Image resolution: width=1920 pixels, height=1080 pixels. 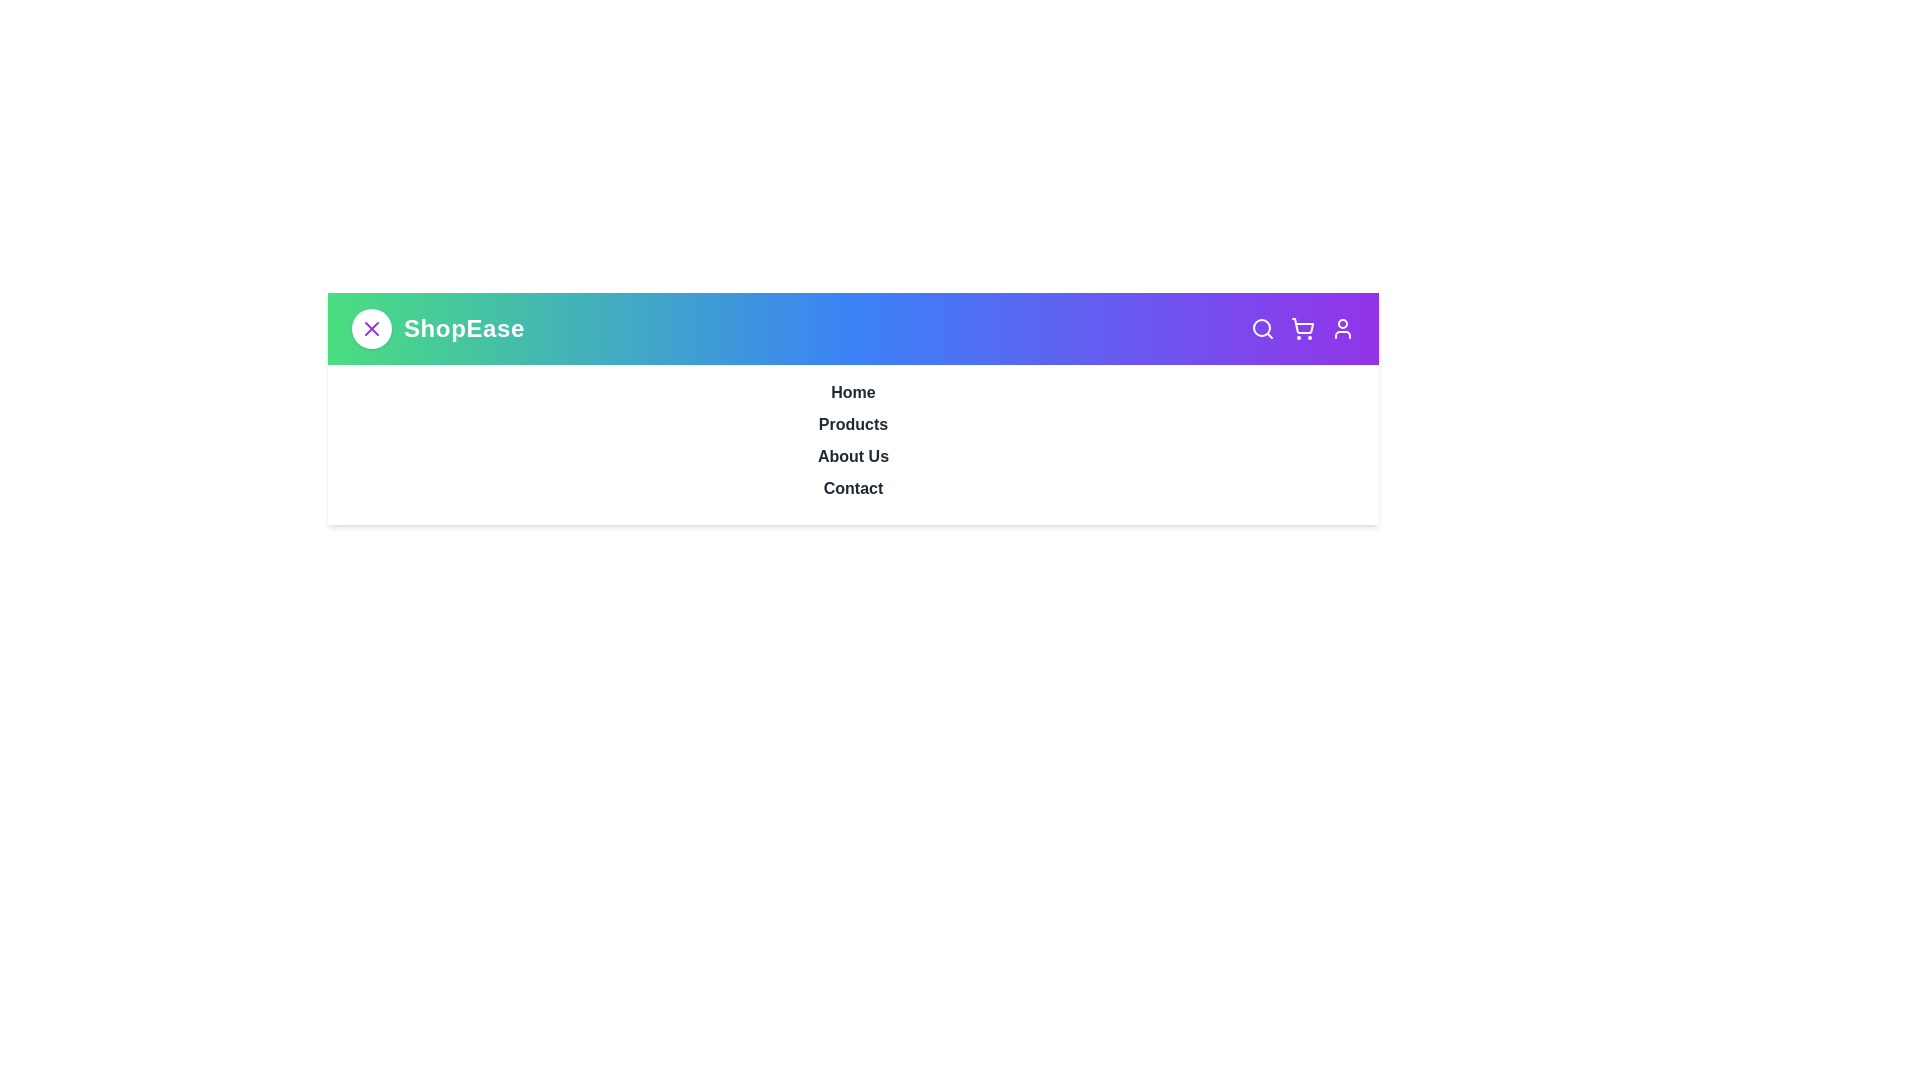 I want to click on the search icon in the navigation bar, so click(x=1261, y=327).